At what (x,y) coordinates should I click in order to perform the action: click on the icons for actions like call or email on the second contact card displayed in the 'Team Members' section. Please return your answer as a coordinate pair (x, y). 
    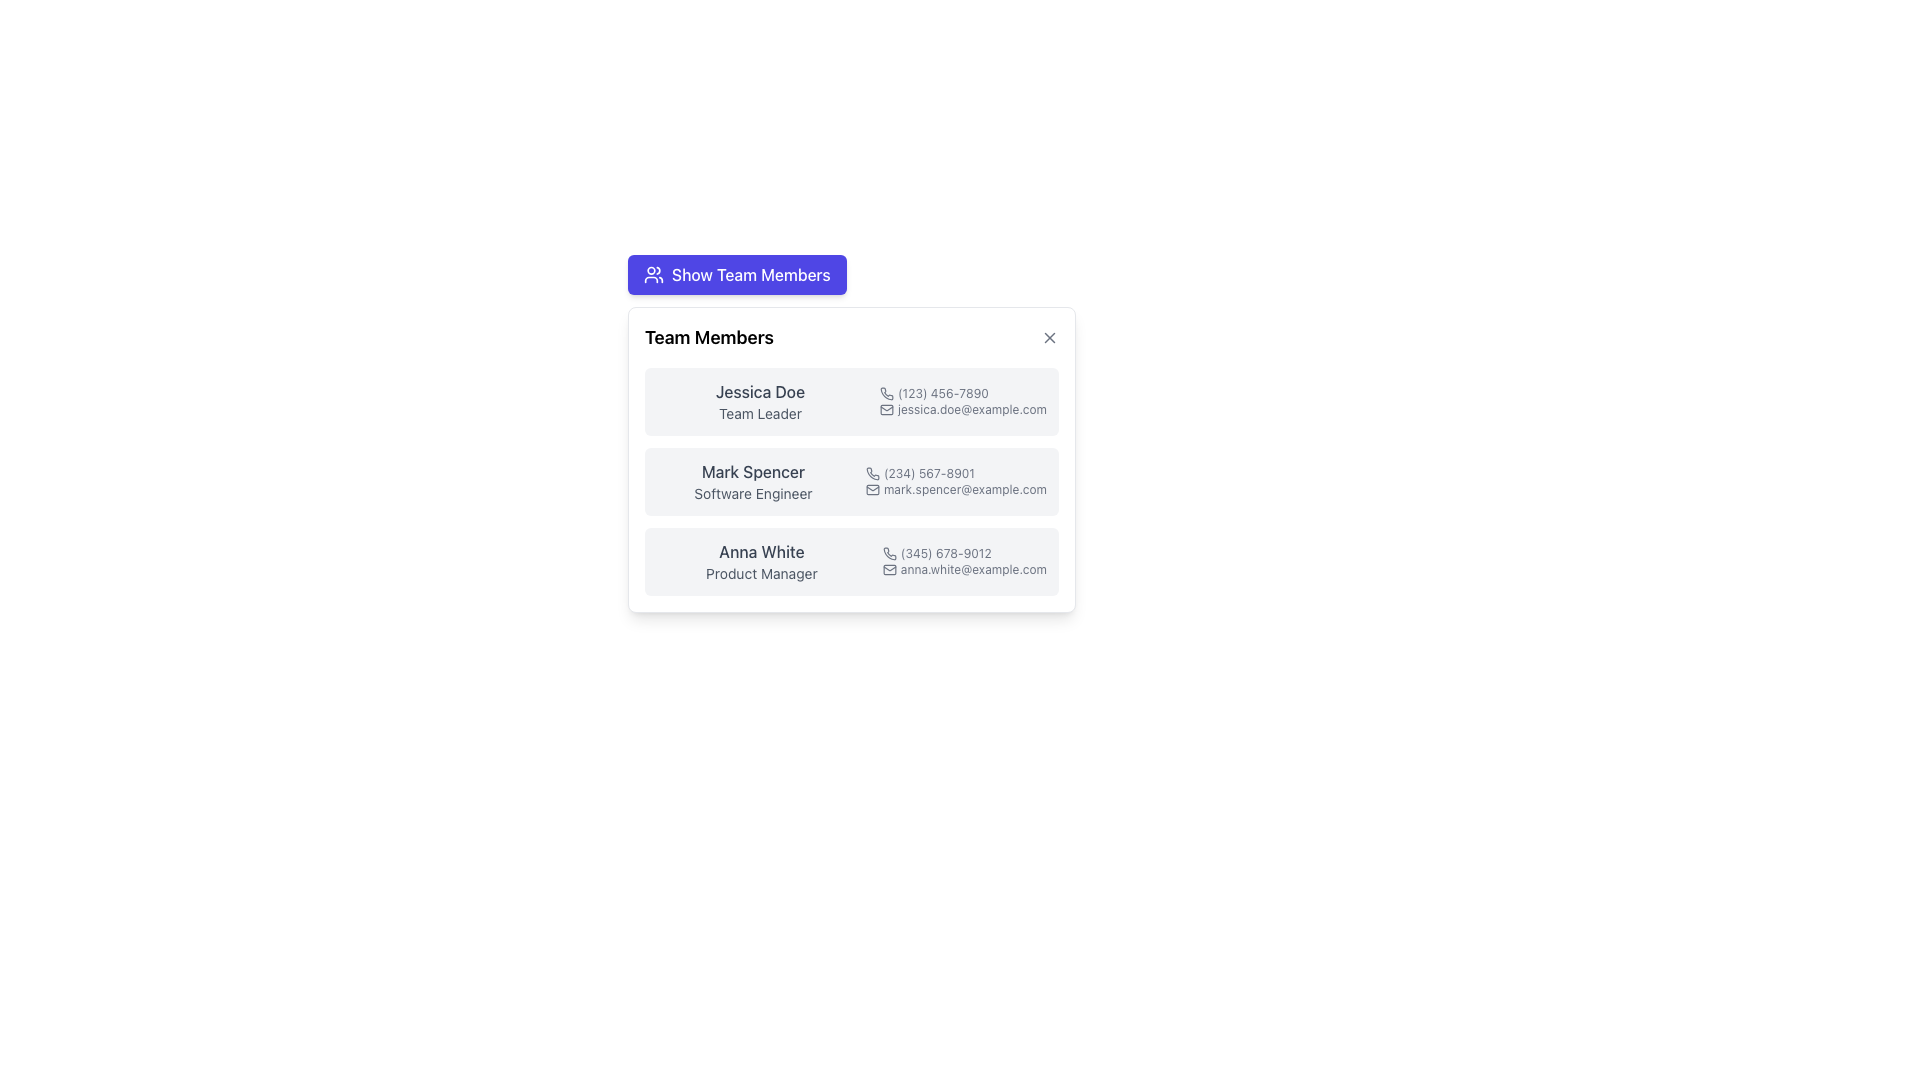
    Looking at the image, I should click on (851, 482).